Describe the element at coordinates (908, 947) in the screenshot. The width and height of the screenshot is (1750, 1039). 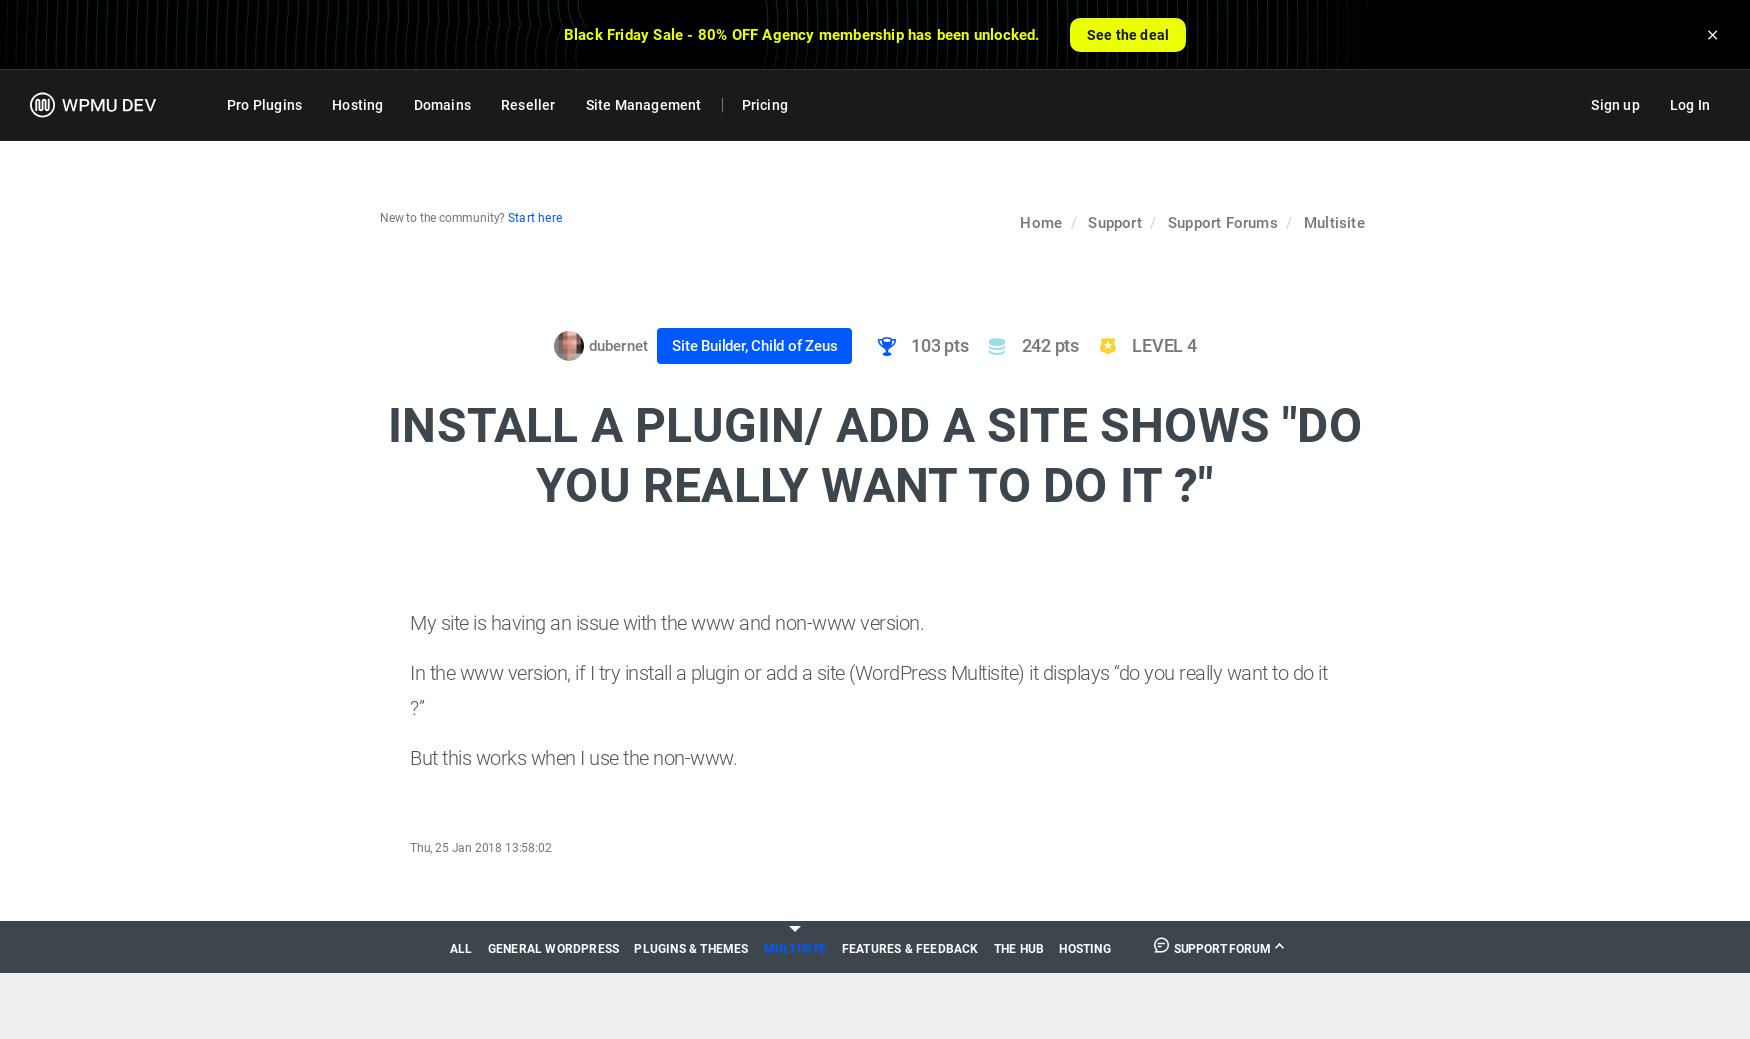
I see `'Features & Feedback'` at that location.